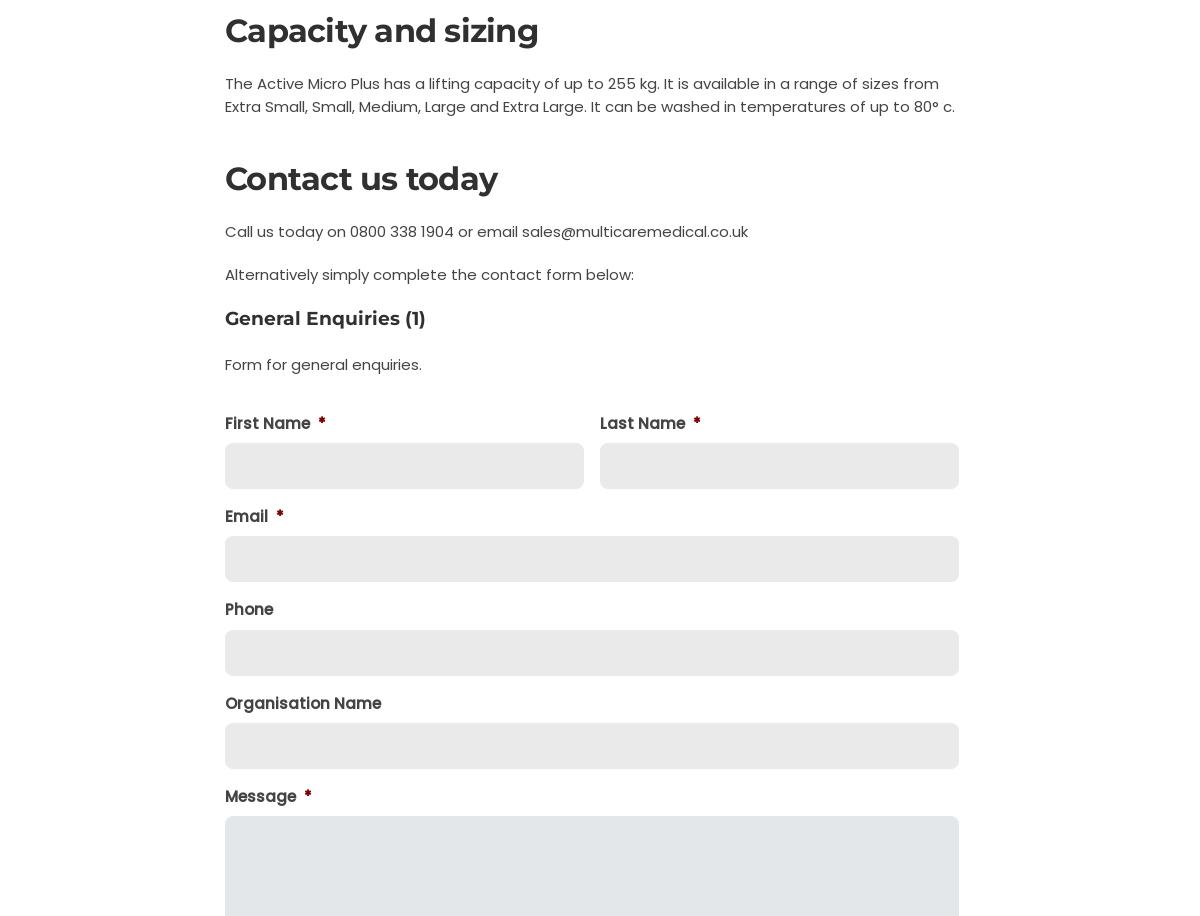 Image resolution: width=1200 pixels, height=916 pixels. Describe the element at coordinates (224, 363) in the screenshot. I see `'Form for general enquiries.'` at that location.